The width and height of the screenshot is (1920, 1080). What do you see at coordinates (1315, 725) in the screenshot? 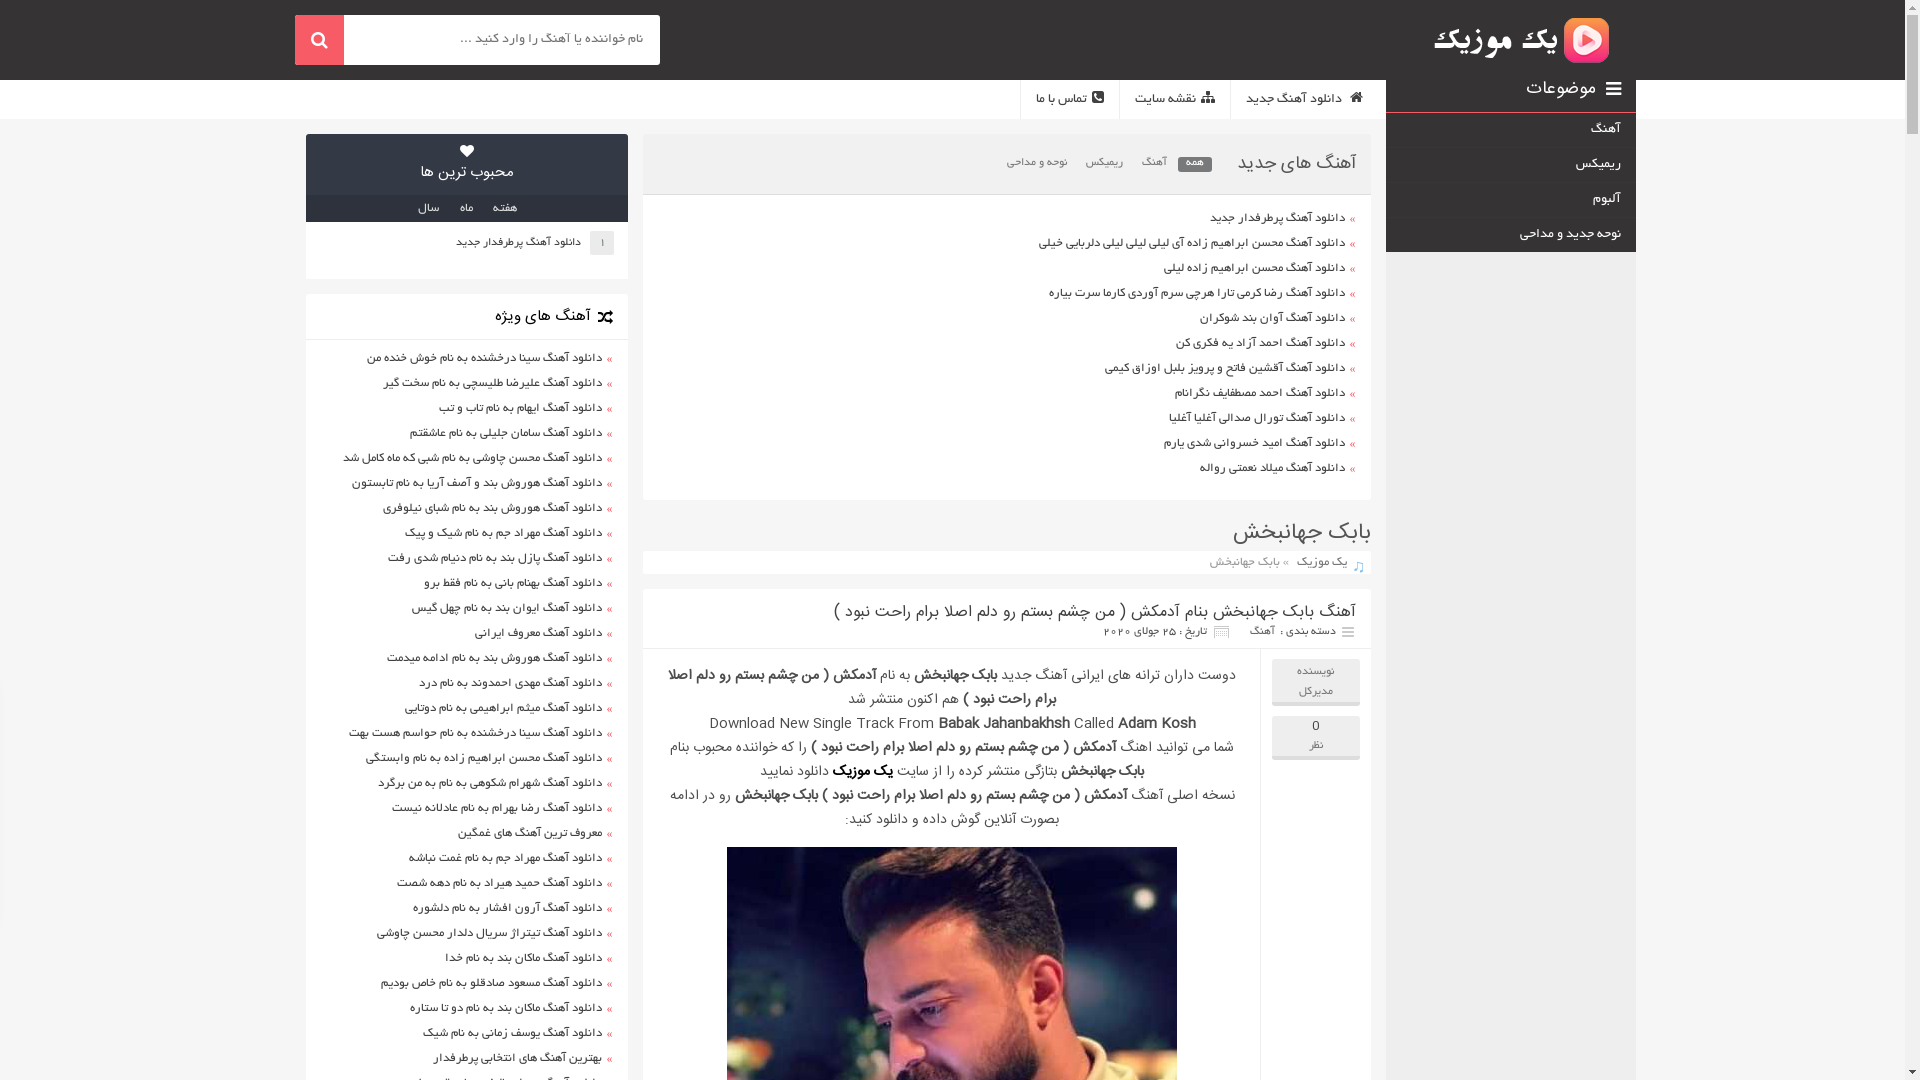
I see `'0'` at bounding box center [1315, 725].